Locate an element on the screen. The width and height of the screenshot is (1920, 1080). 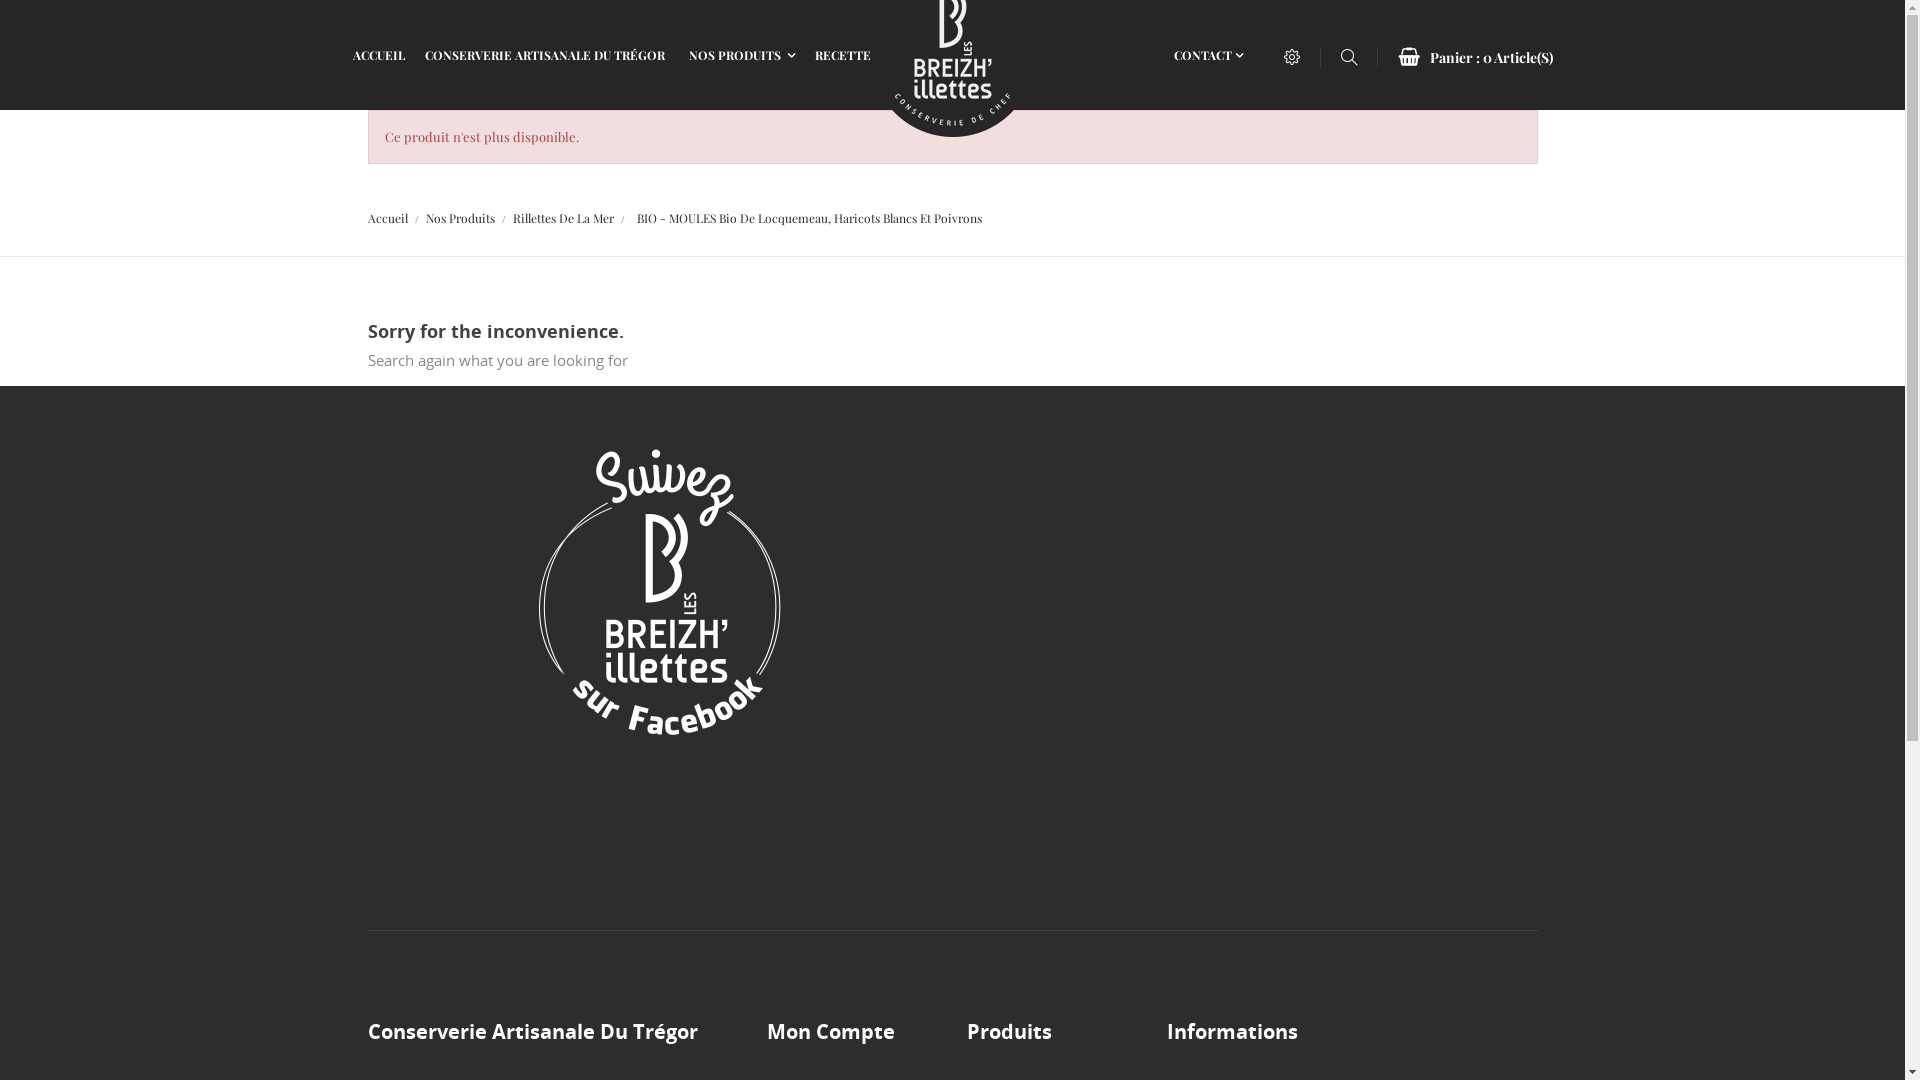
'Panier : 0 Article(S)' is located at coordinates (1475, 56).